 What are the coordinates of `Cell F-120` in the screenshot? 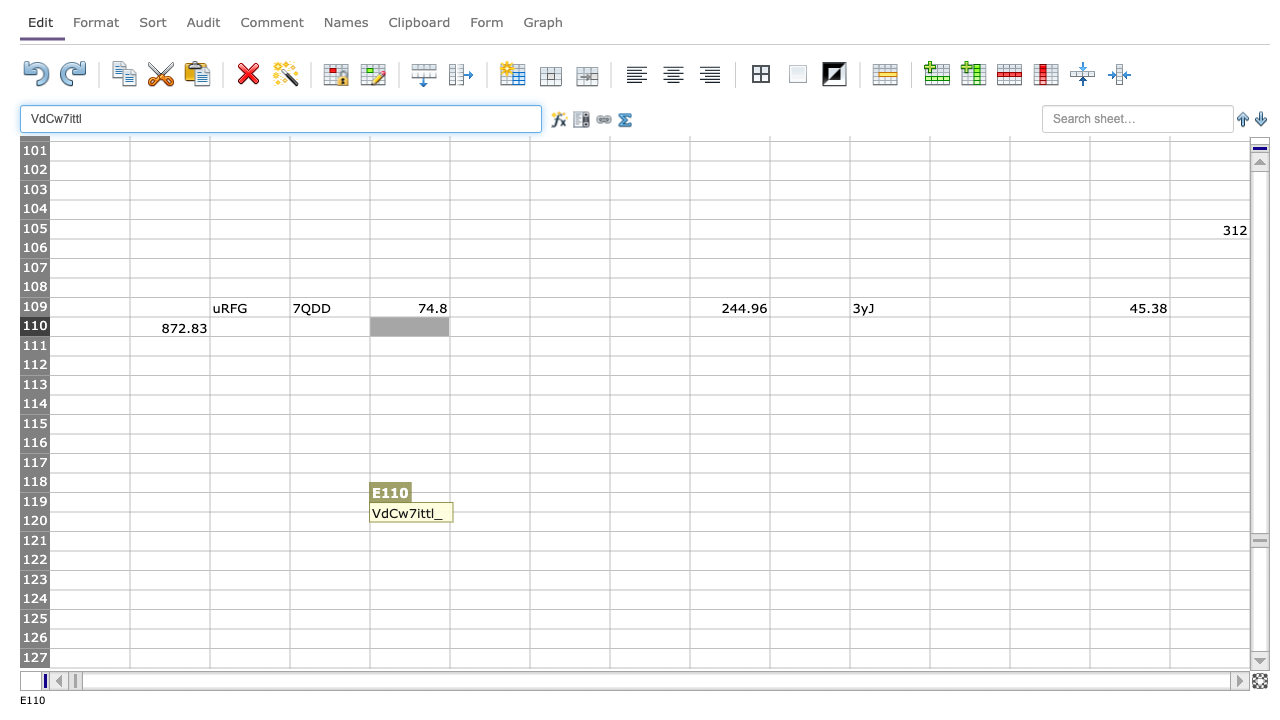 It's located at (489, 520).